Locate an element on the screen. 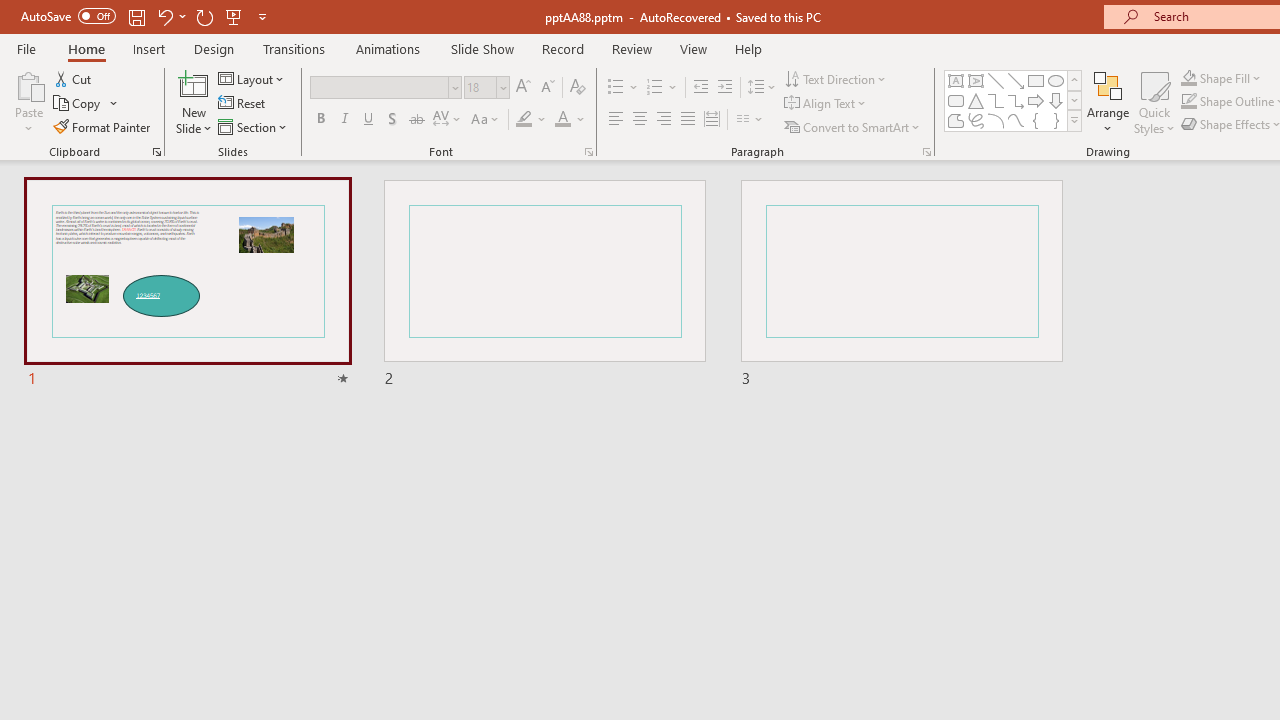 This screenshot has width=1280, height=720. 'AutoSave' is located at coordinates (68, 16).